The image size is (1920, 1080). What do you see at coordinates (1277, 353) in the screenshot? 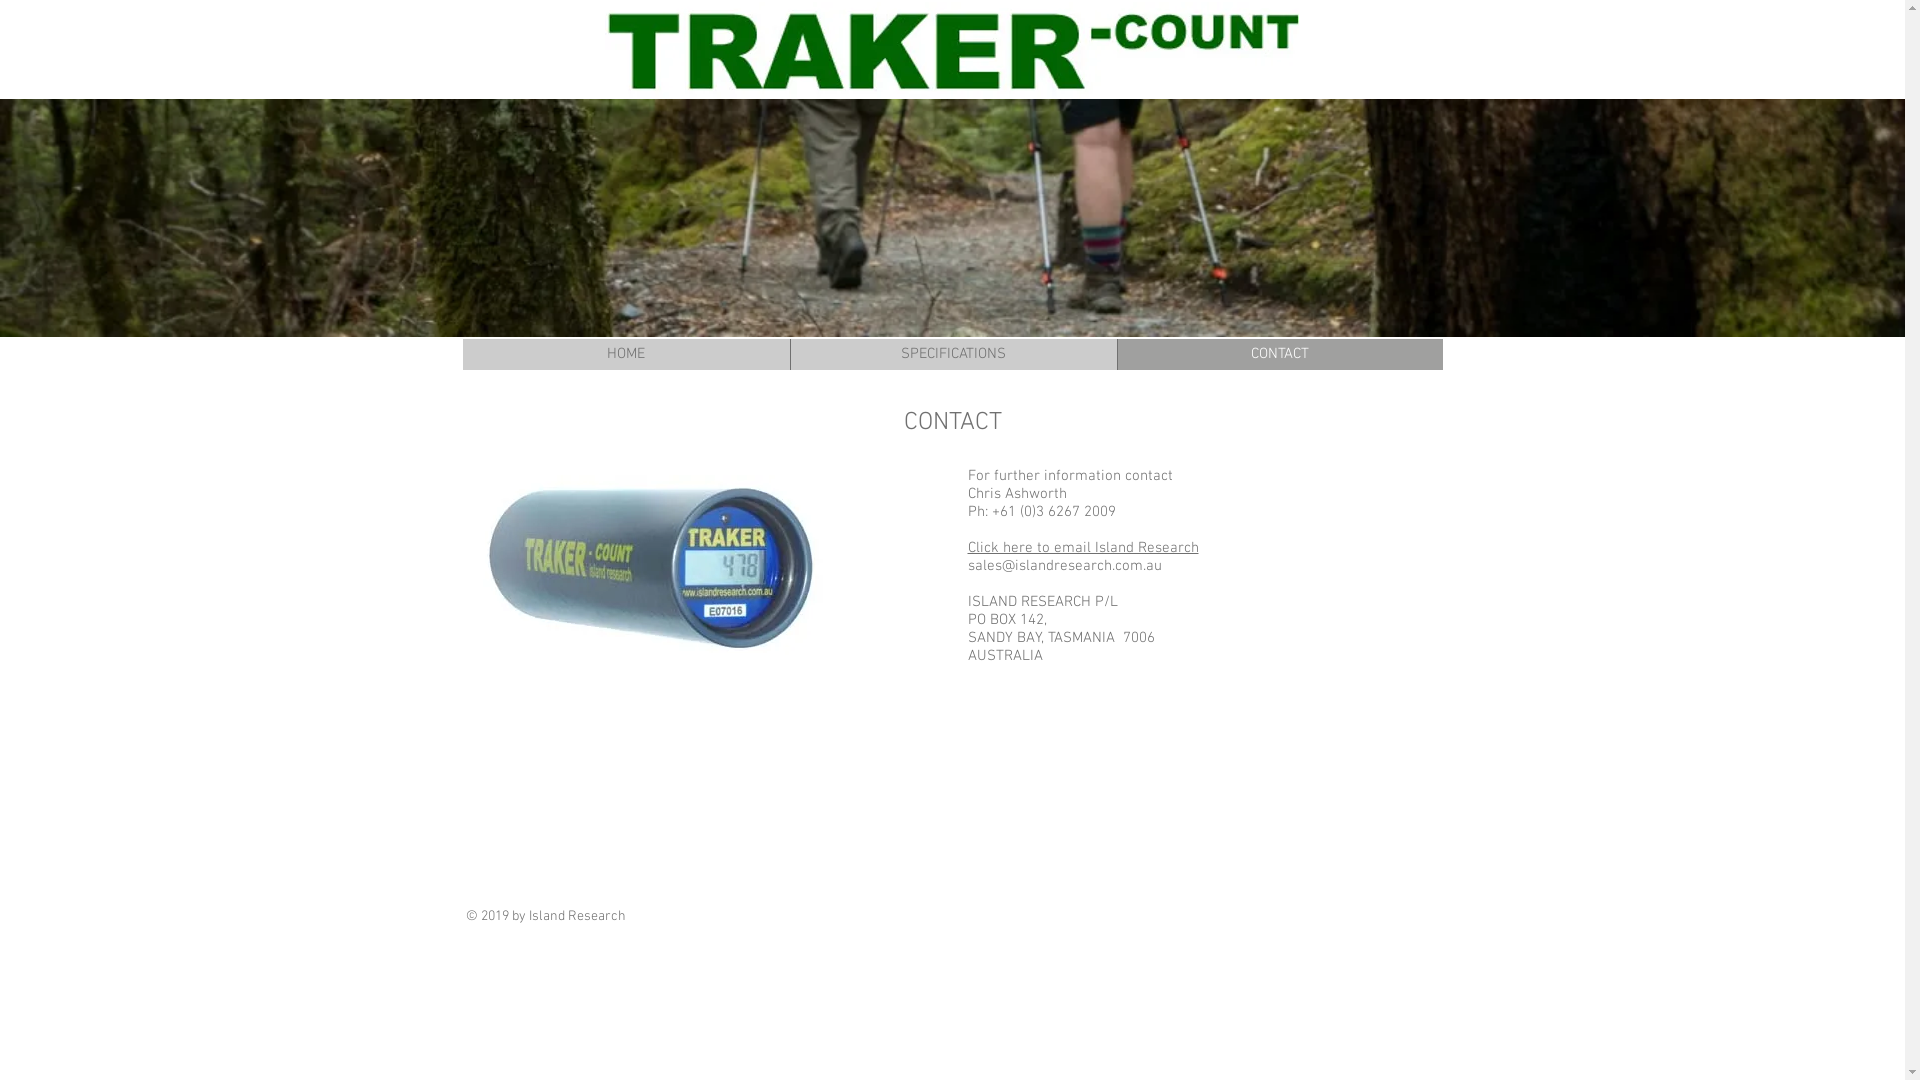
I see `'CONTACT'` at bounding box center [1277, 353].